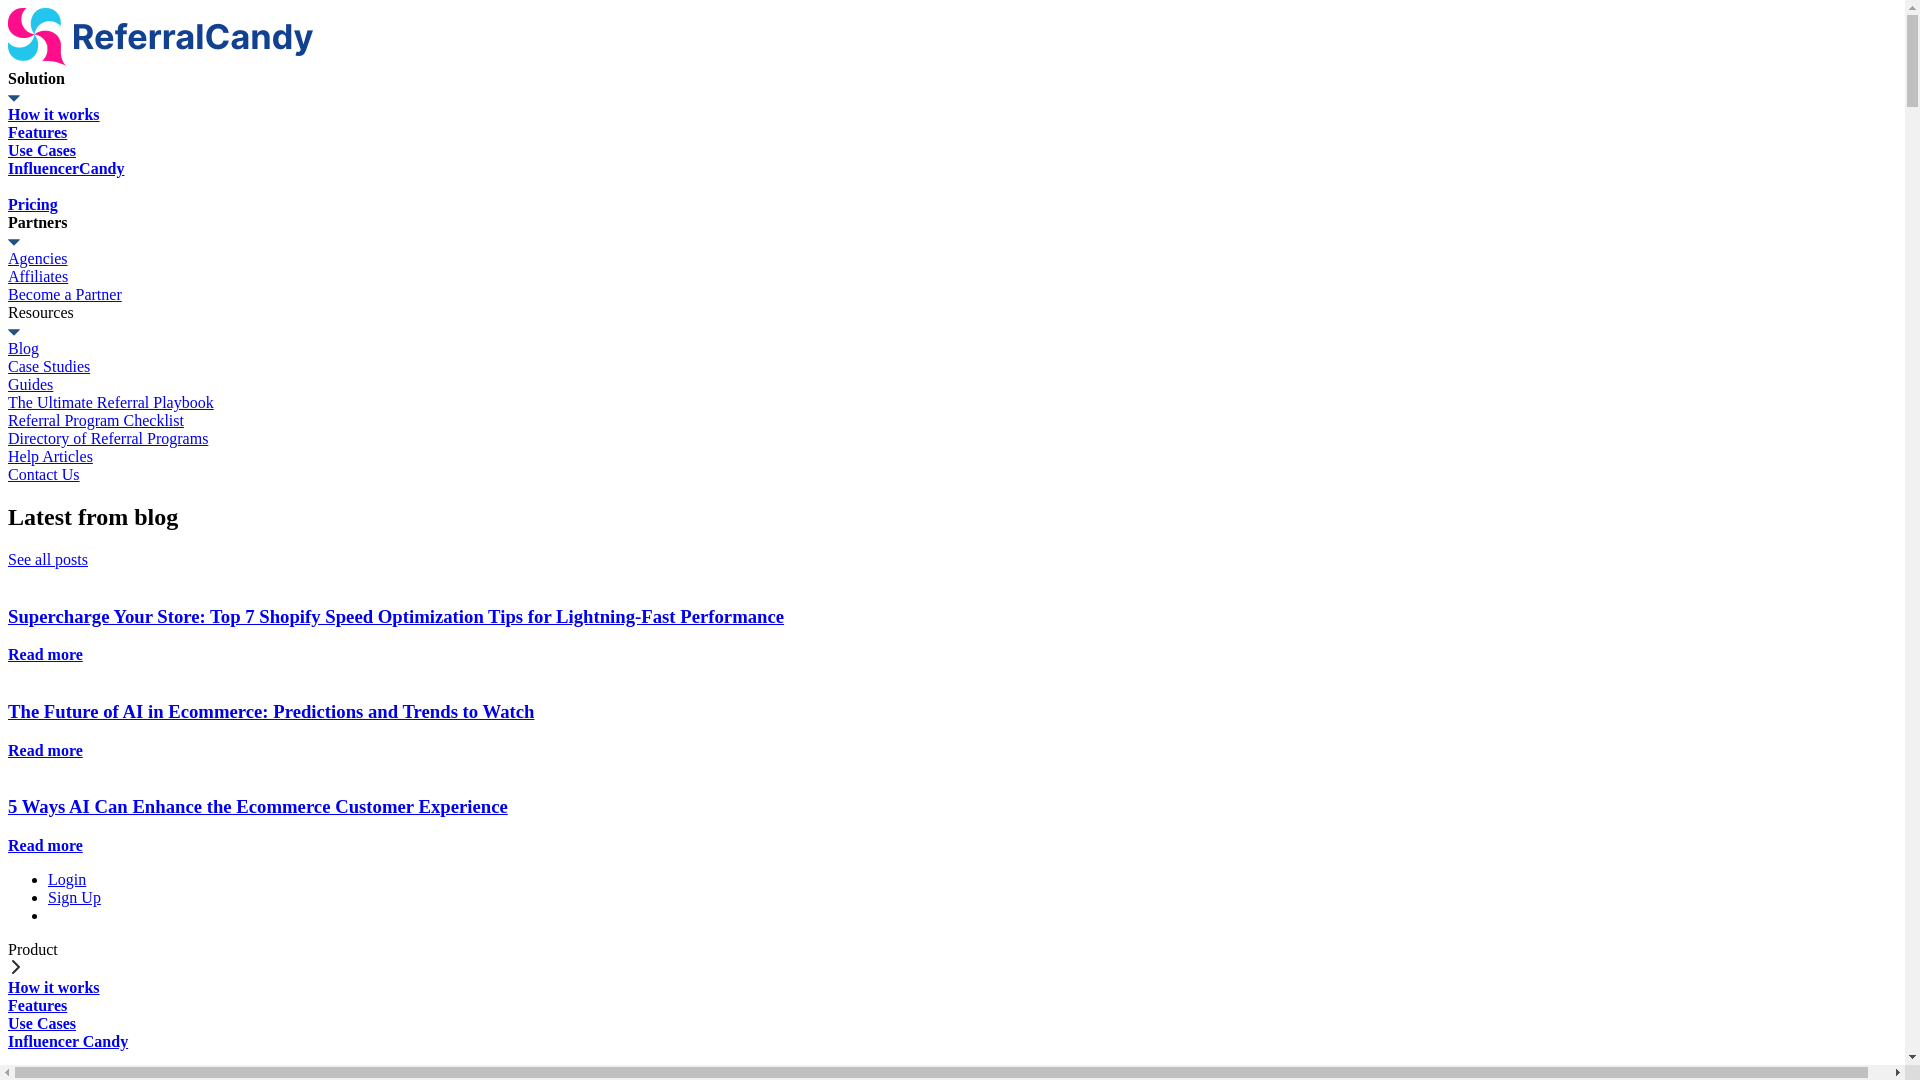  What do you see at coordinates (8, 1049) in the screenshot?
I see `'Influencer Candy'` at bounding box center [8, 1049].